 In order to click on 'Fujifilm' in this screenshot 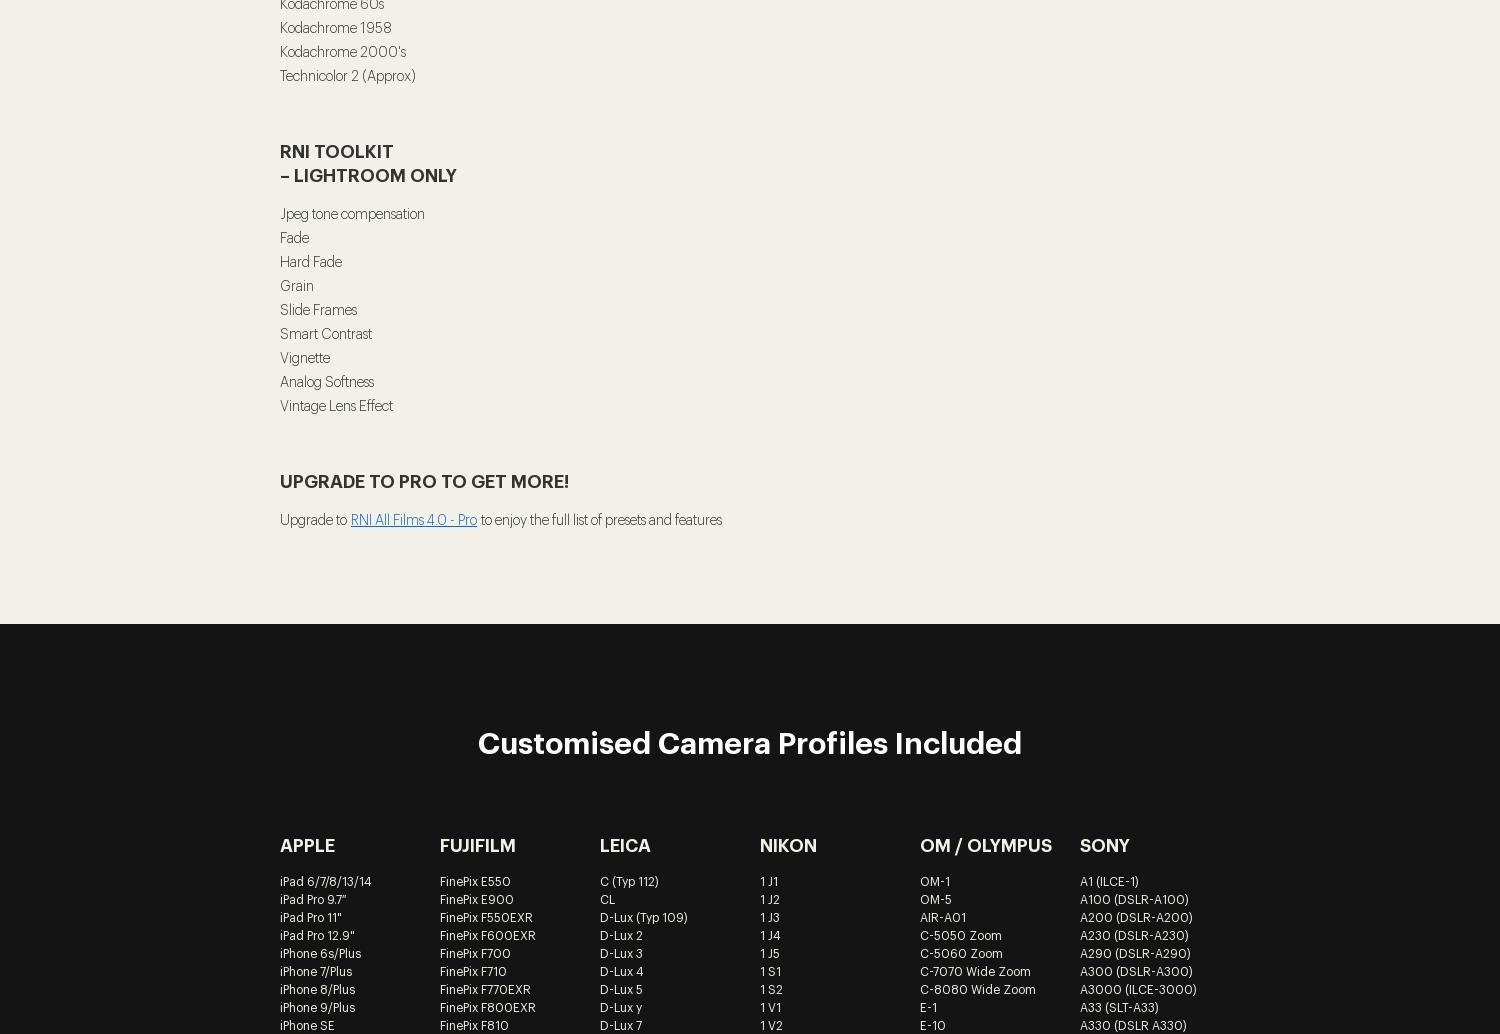, I will do `click(476, 845)`.